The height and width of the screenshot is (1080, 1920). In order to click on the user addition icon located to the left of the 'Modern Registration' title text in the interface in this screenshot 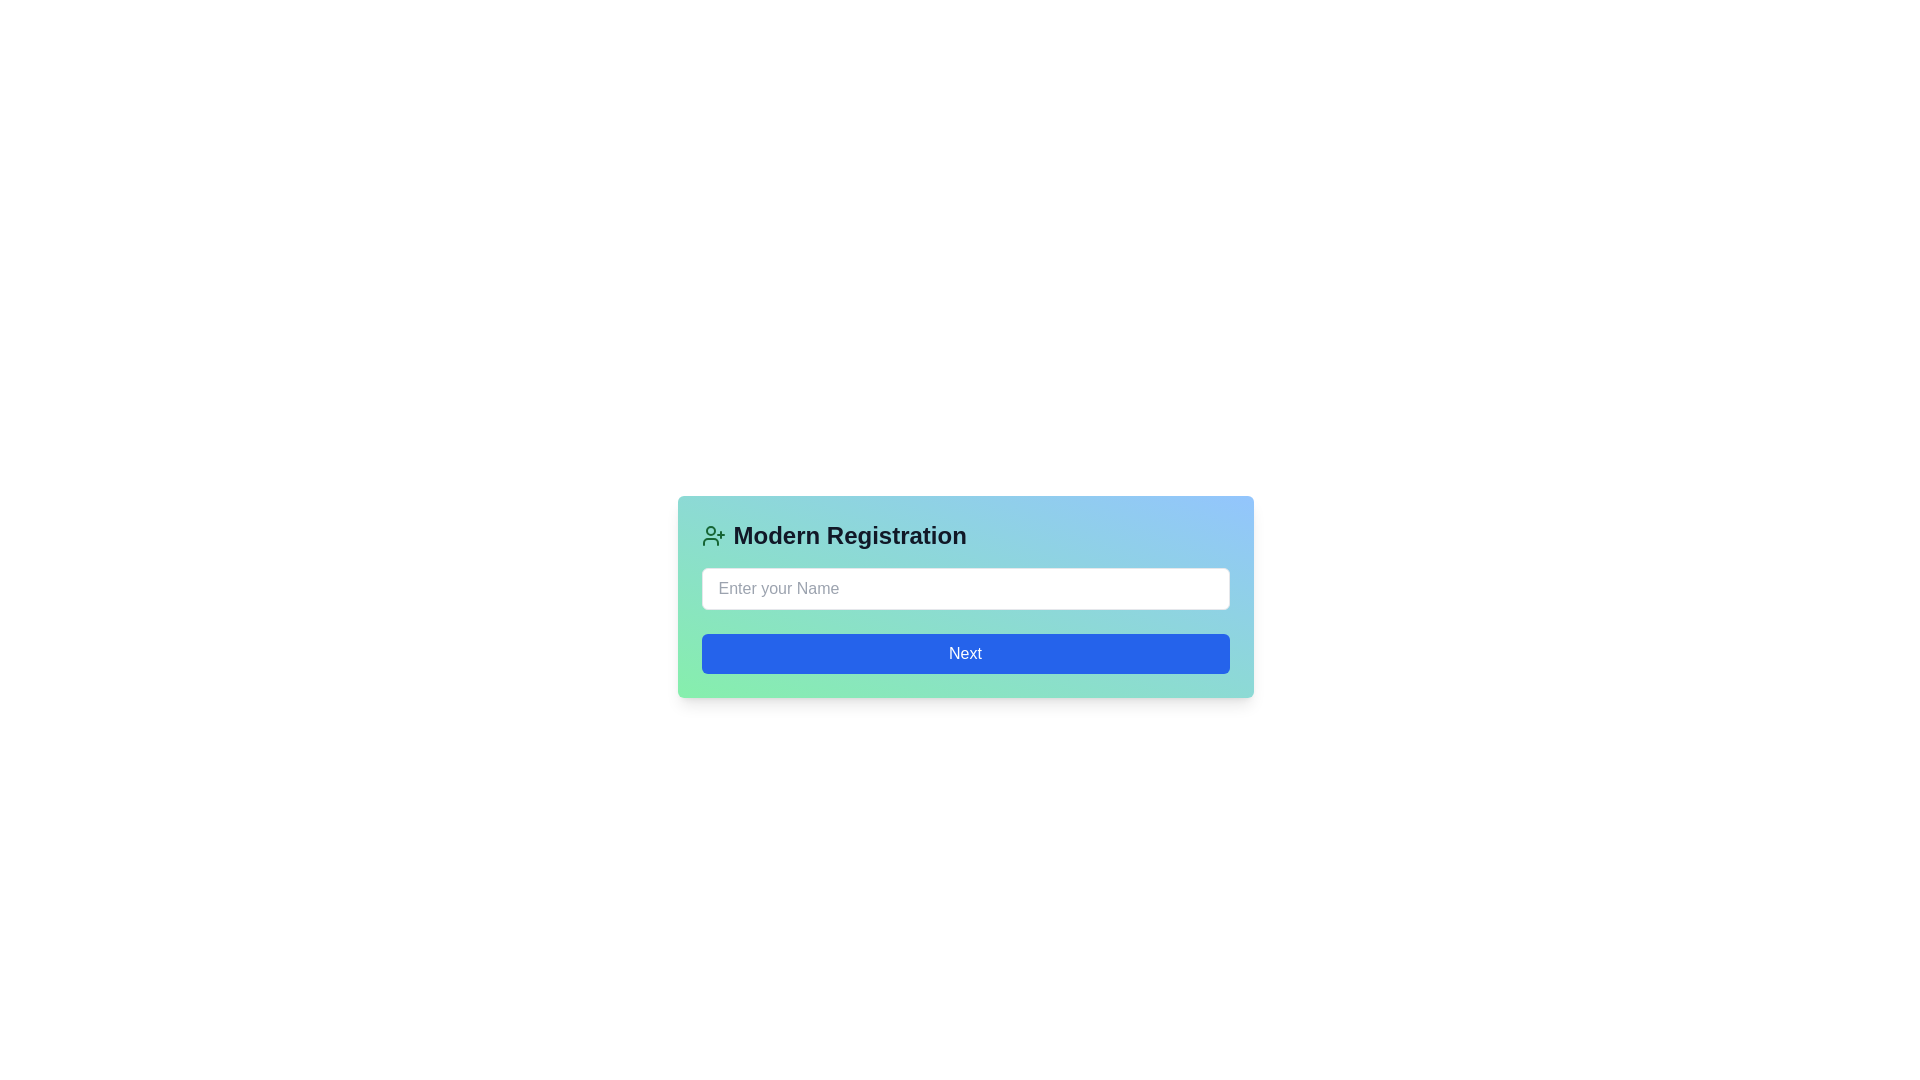, I will do `click(713, 535)`.